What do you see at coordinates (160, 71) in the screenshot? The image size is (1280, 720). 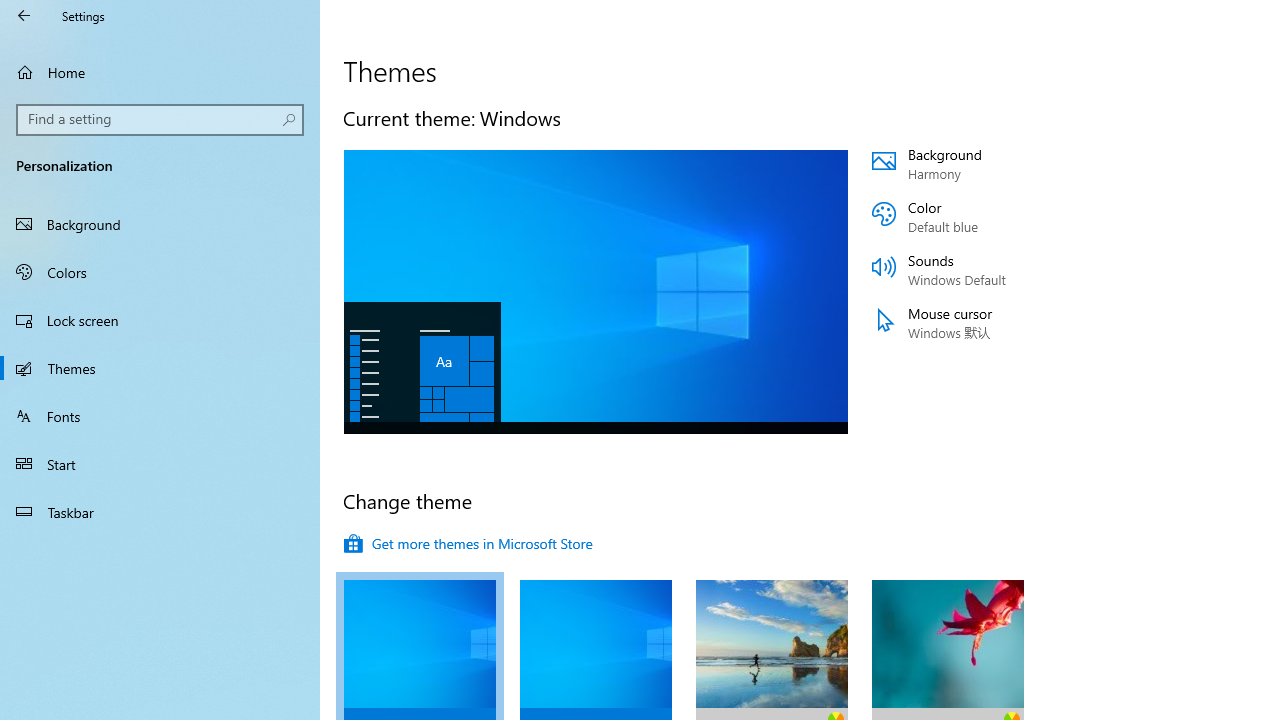 I see `'Home'` at bounding box center [160, 71].